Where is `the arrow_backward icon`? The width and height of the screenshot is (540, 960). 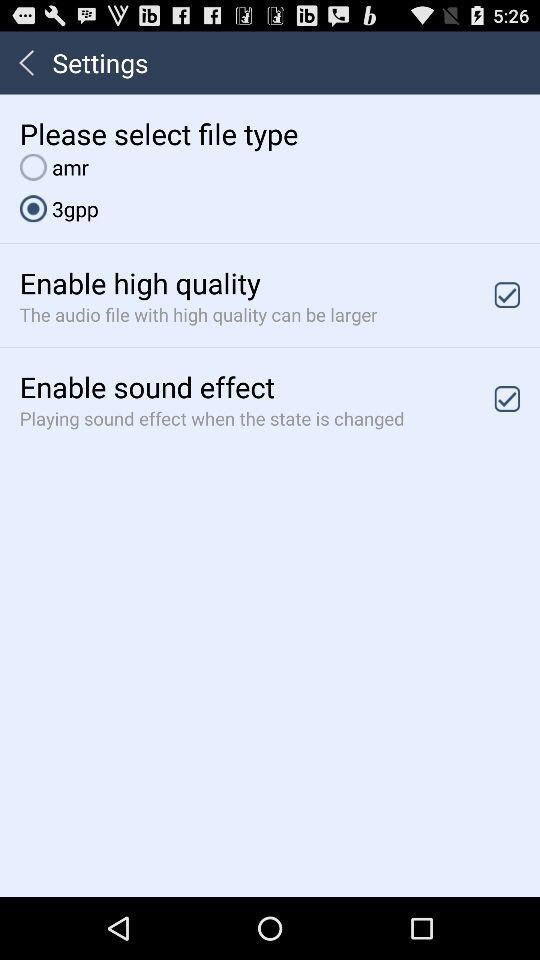 the arrow_backward icon is located at coordinates (25, 67).